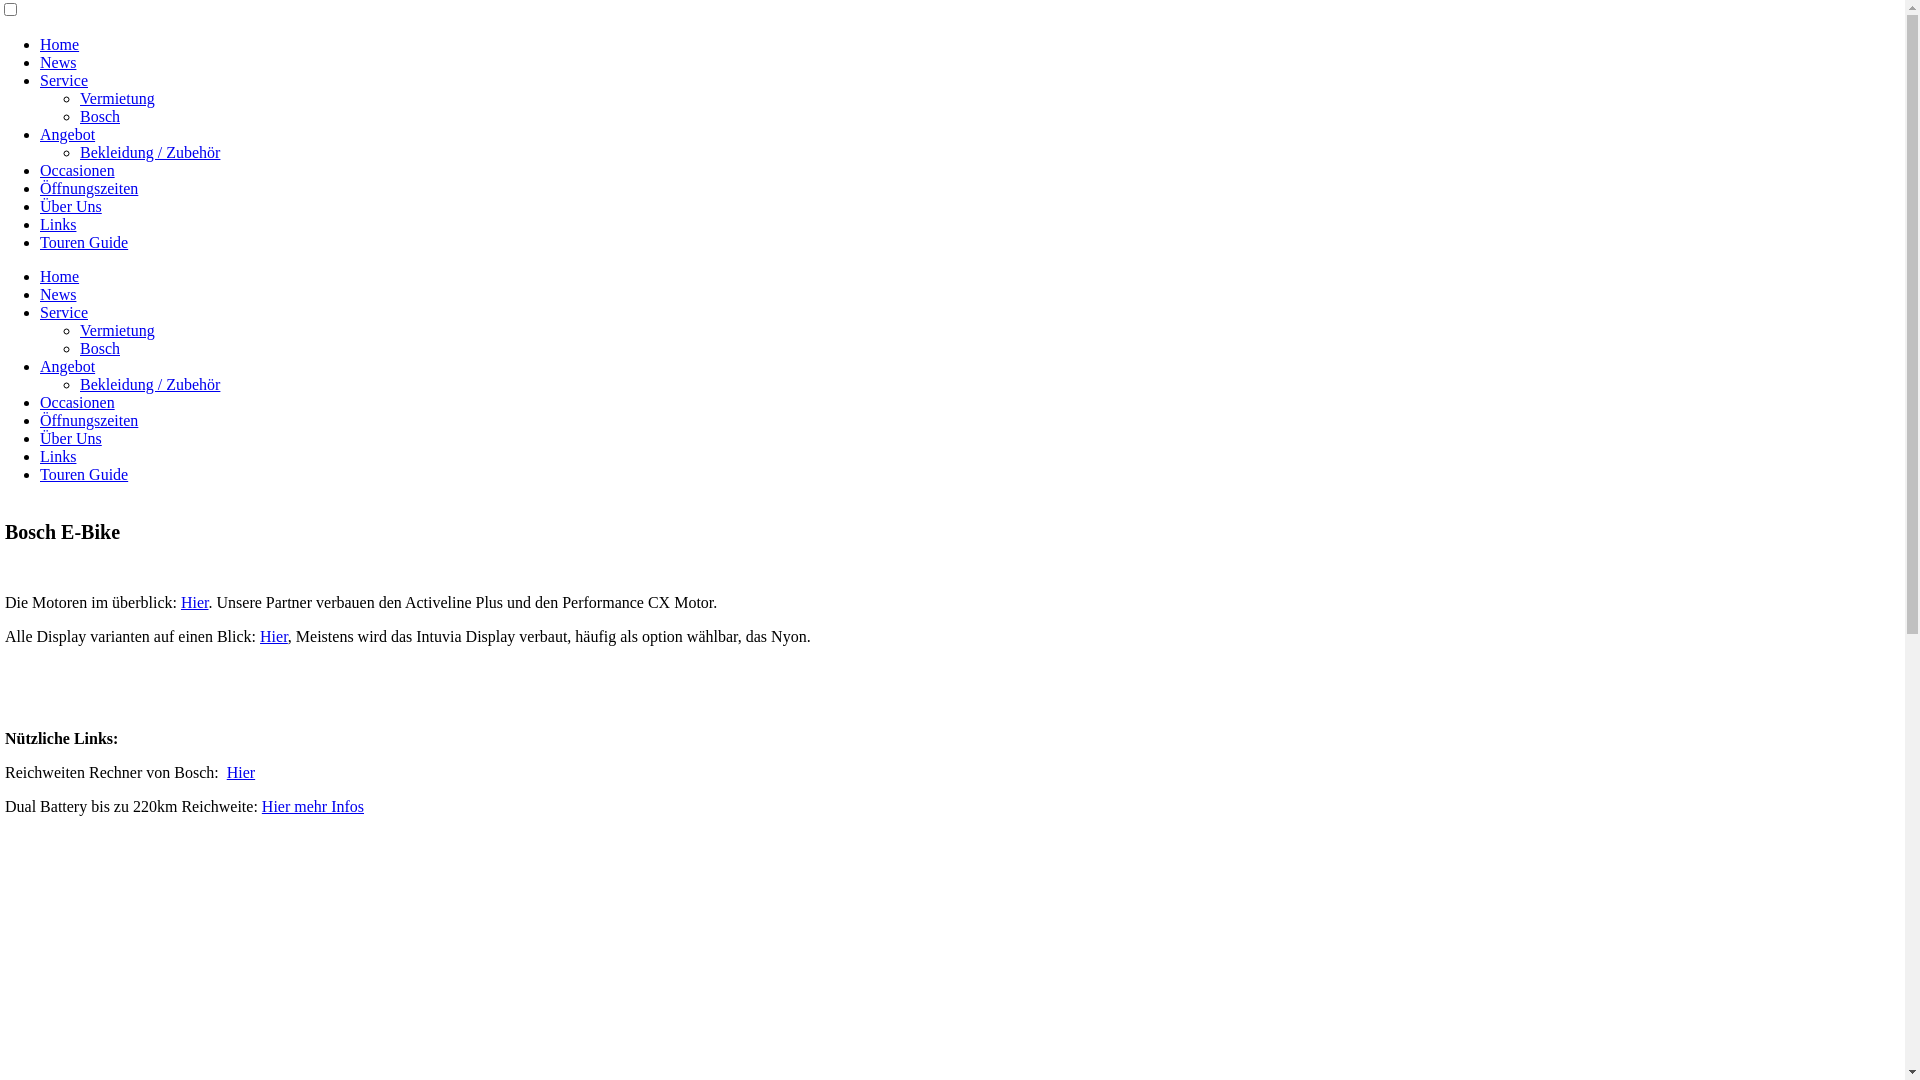 Image resolution: width=1920 pixels, height=1080 pixels. I want to click on 'Bosch', so click(99, 116).